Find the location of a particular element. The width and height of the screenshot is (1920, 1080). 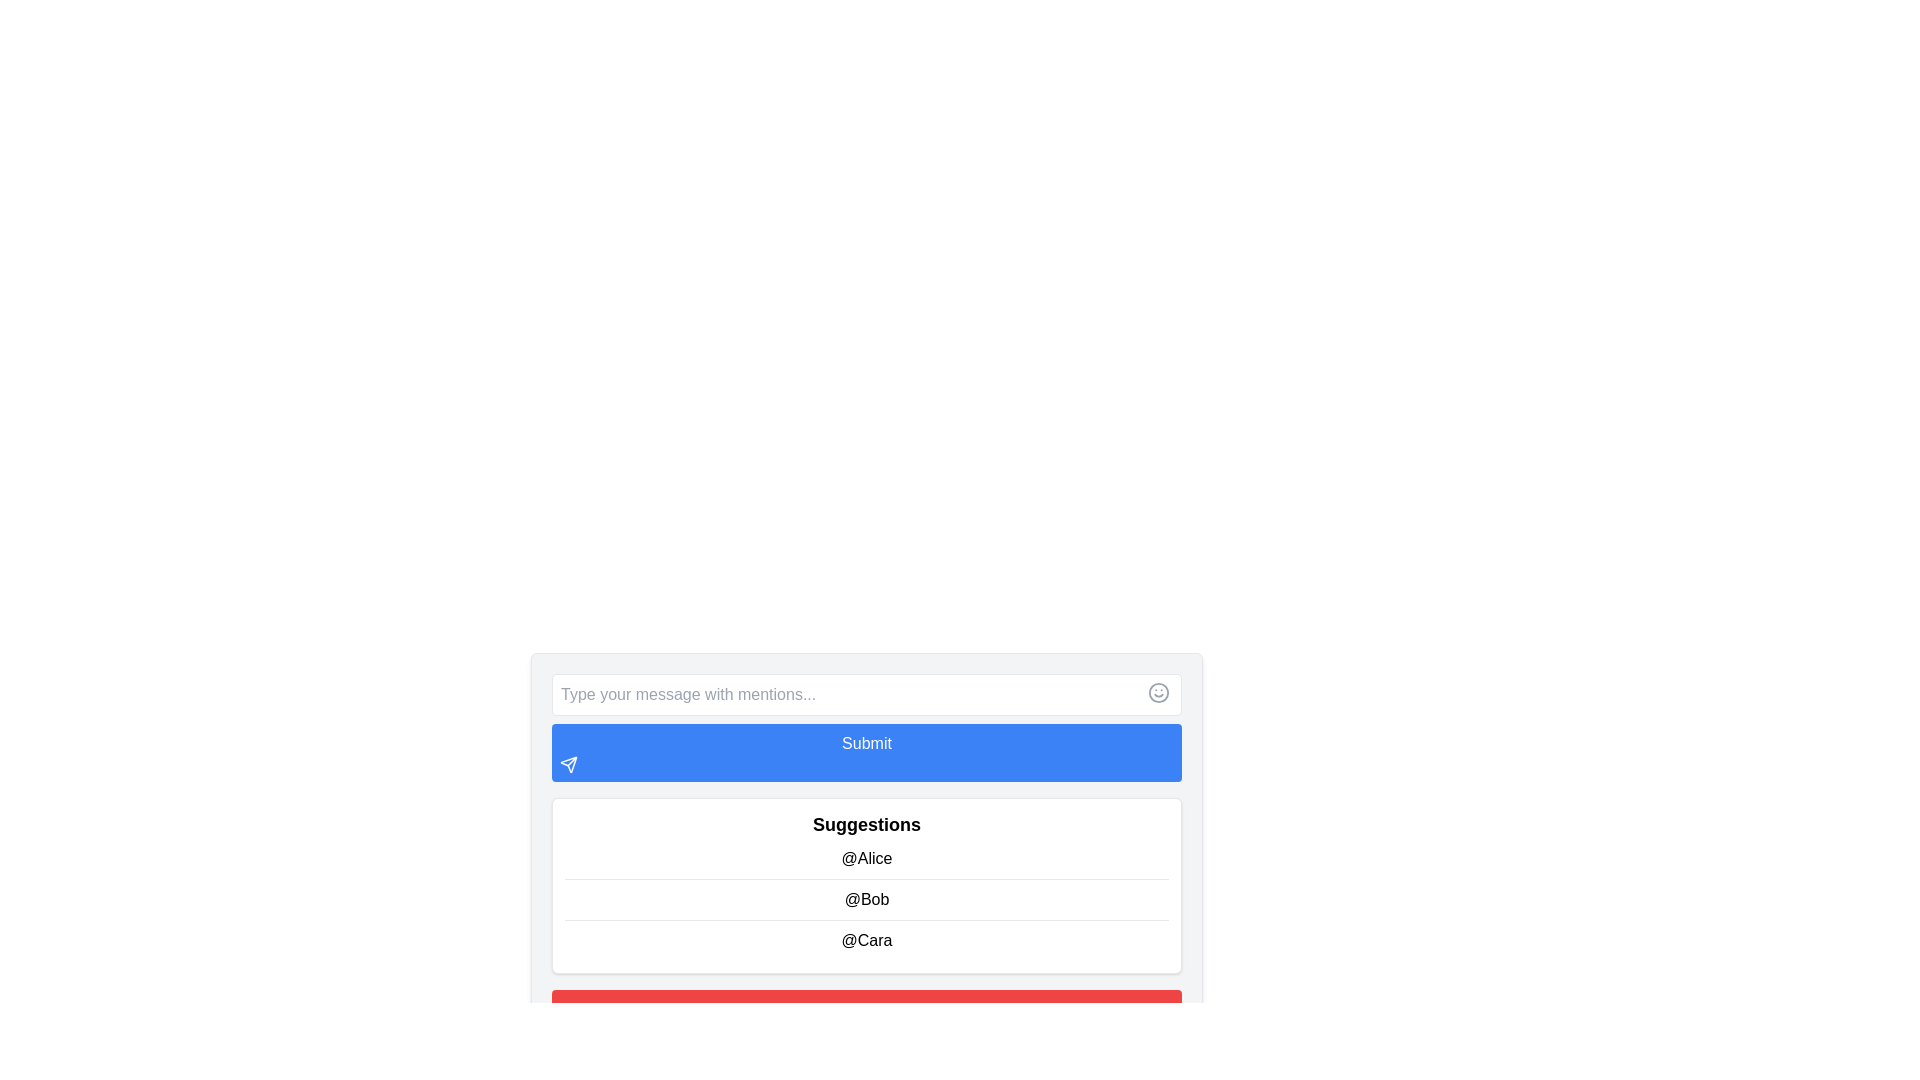

the 'Submit' button which has a blue background, white text, and a paper plane icon is located at coordinates (867, 752).